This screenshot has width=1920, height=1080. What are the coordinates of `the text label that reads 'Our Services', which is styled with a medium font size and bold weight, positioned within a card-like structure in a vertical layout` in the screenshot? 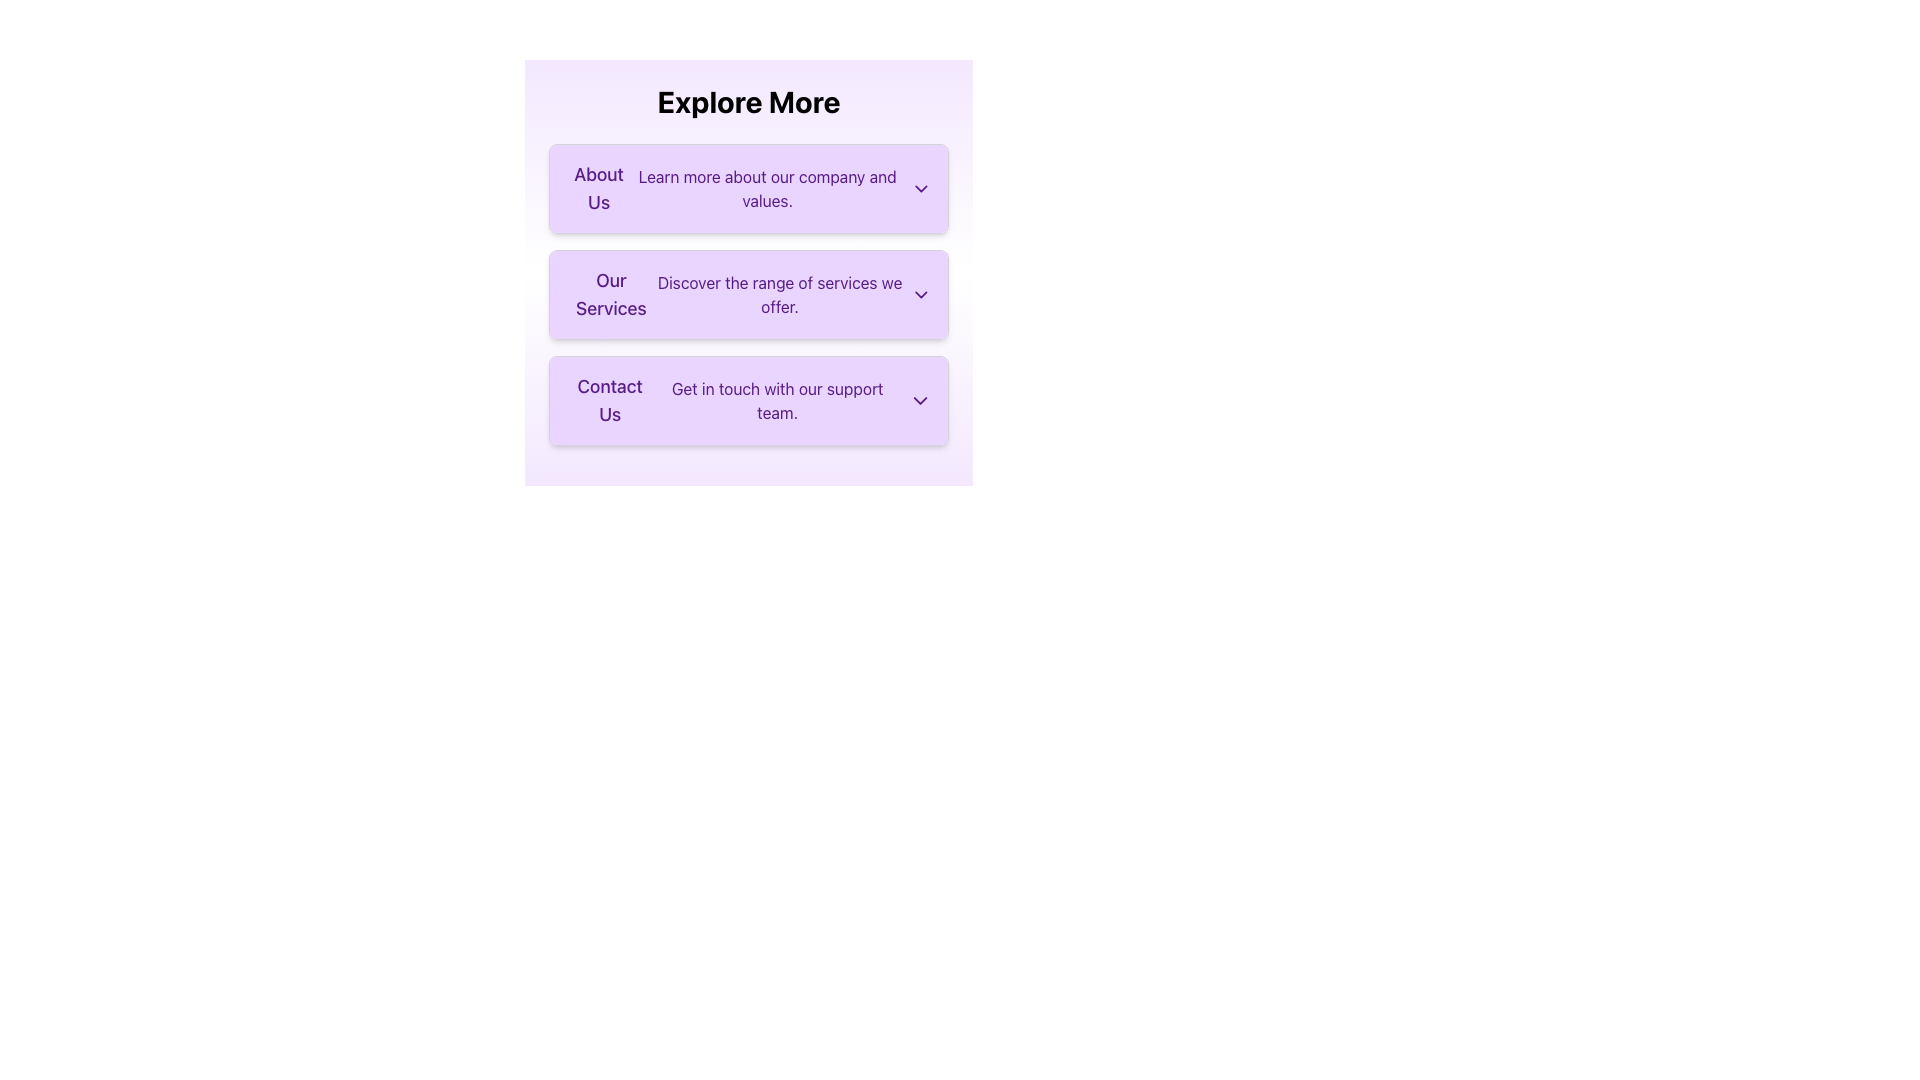 It's located at (610, 294).